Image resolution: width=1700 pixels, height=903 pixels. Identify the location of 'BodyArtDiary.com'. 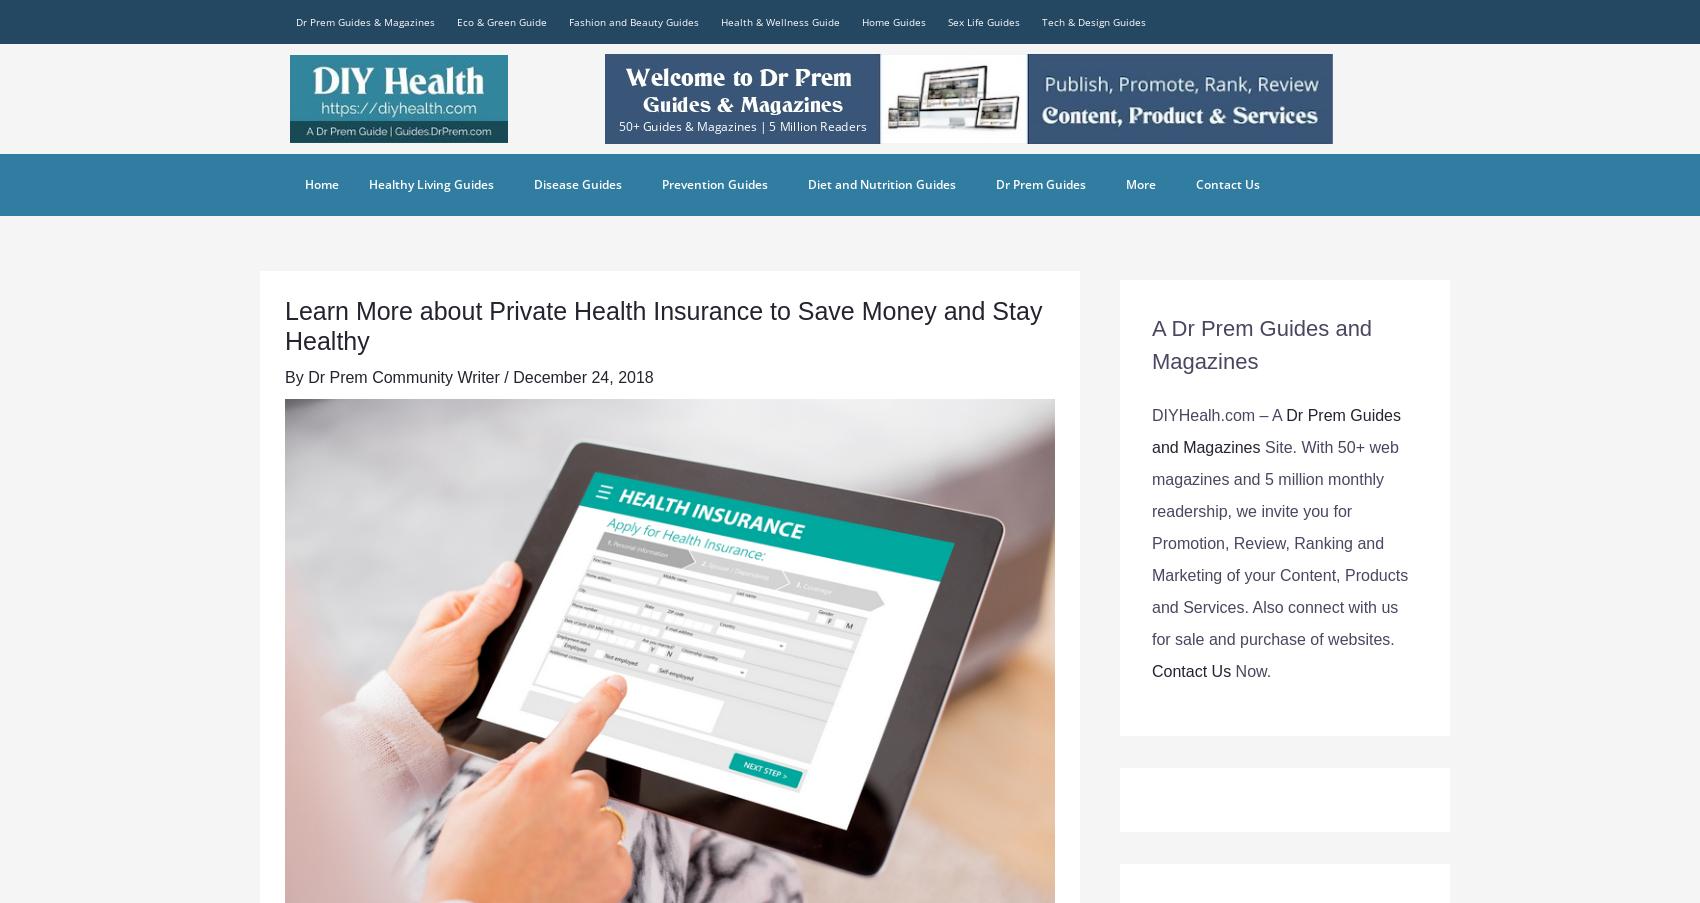
(626, 97).